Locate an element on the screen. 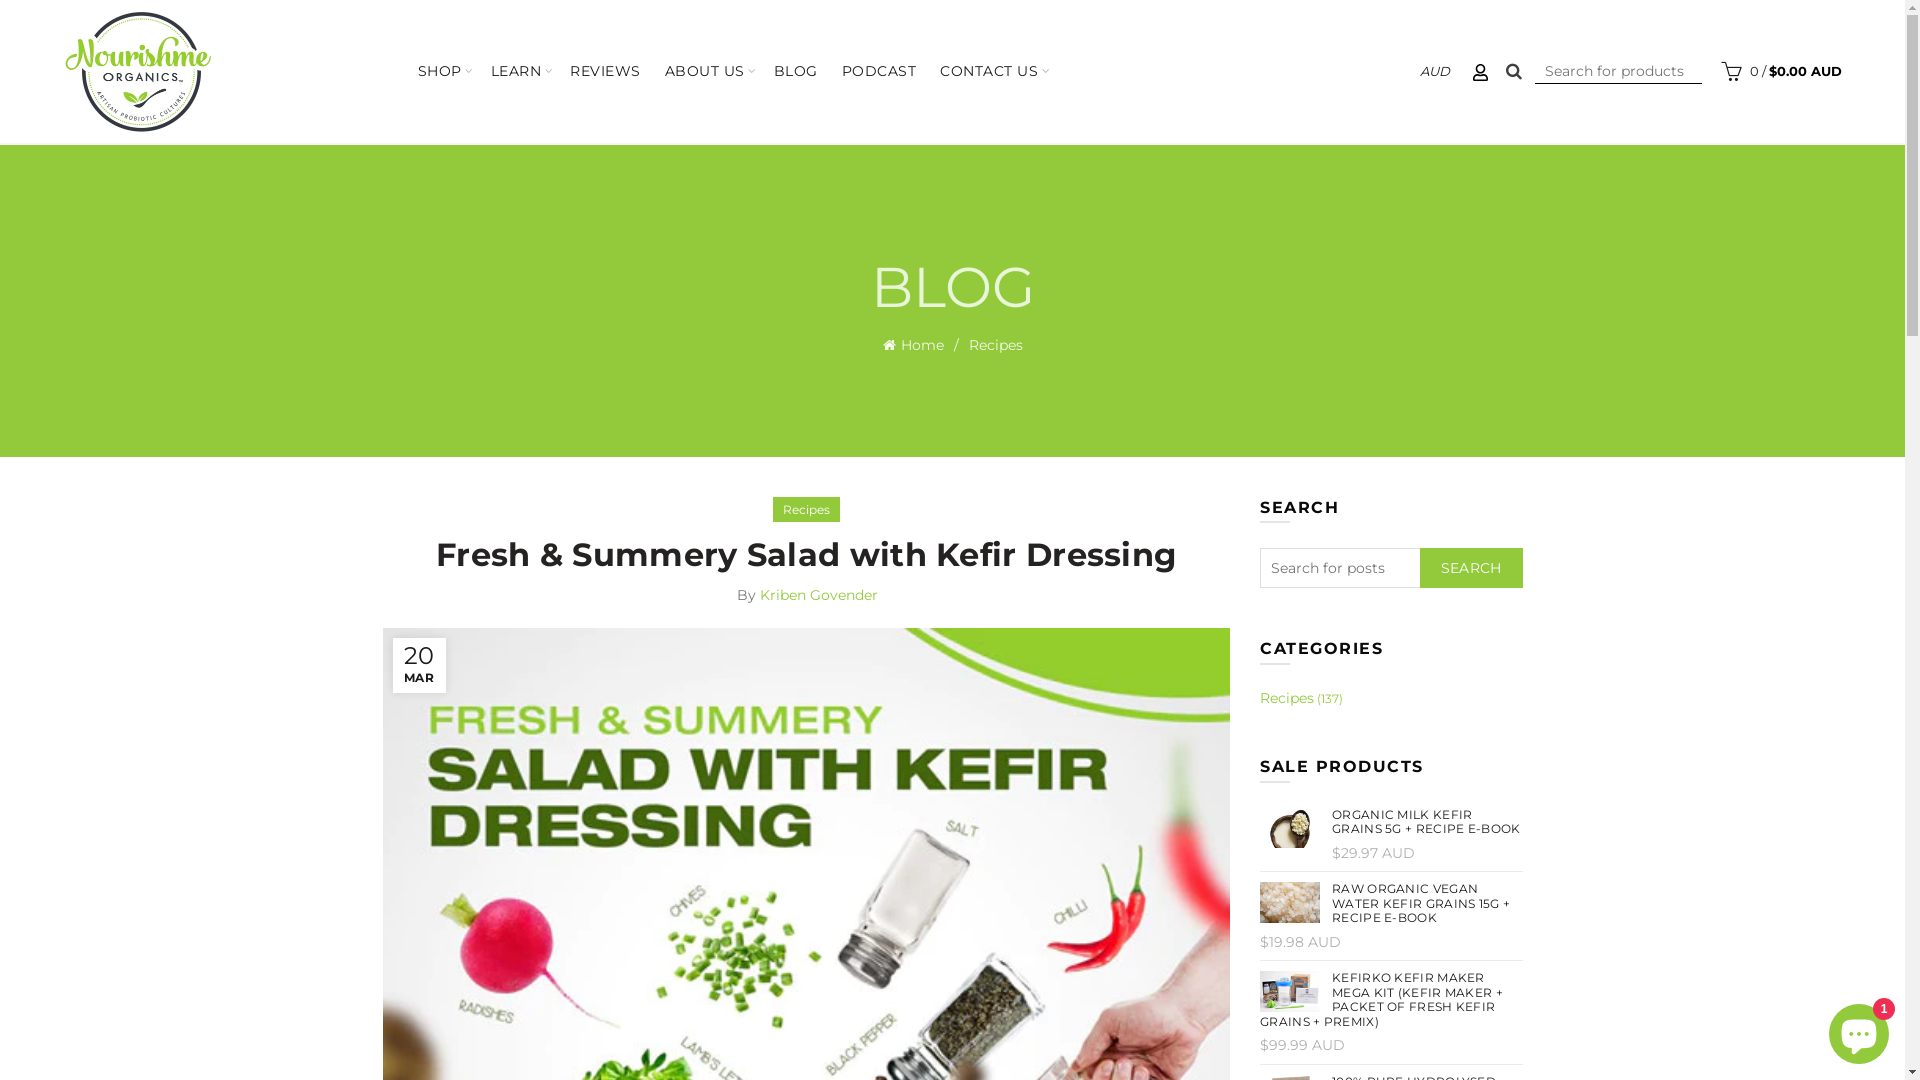 This screenshot has width=1920, height=1080. 'REVIEWS' is located at coordinates (604, 70).